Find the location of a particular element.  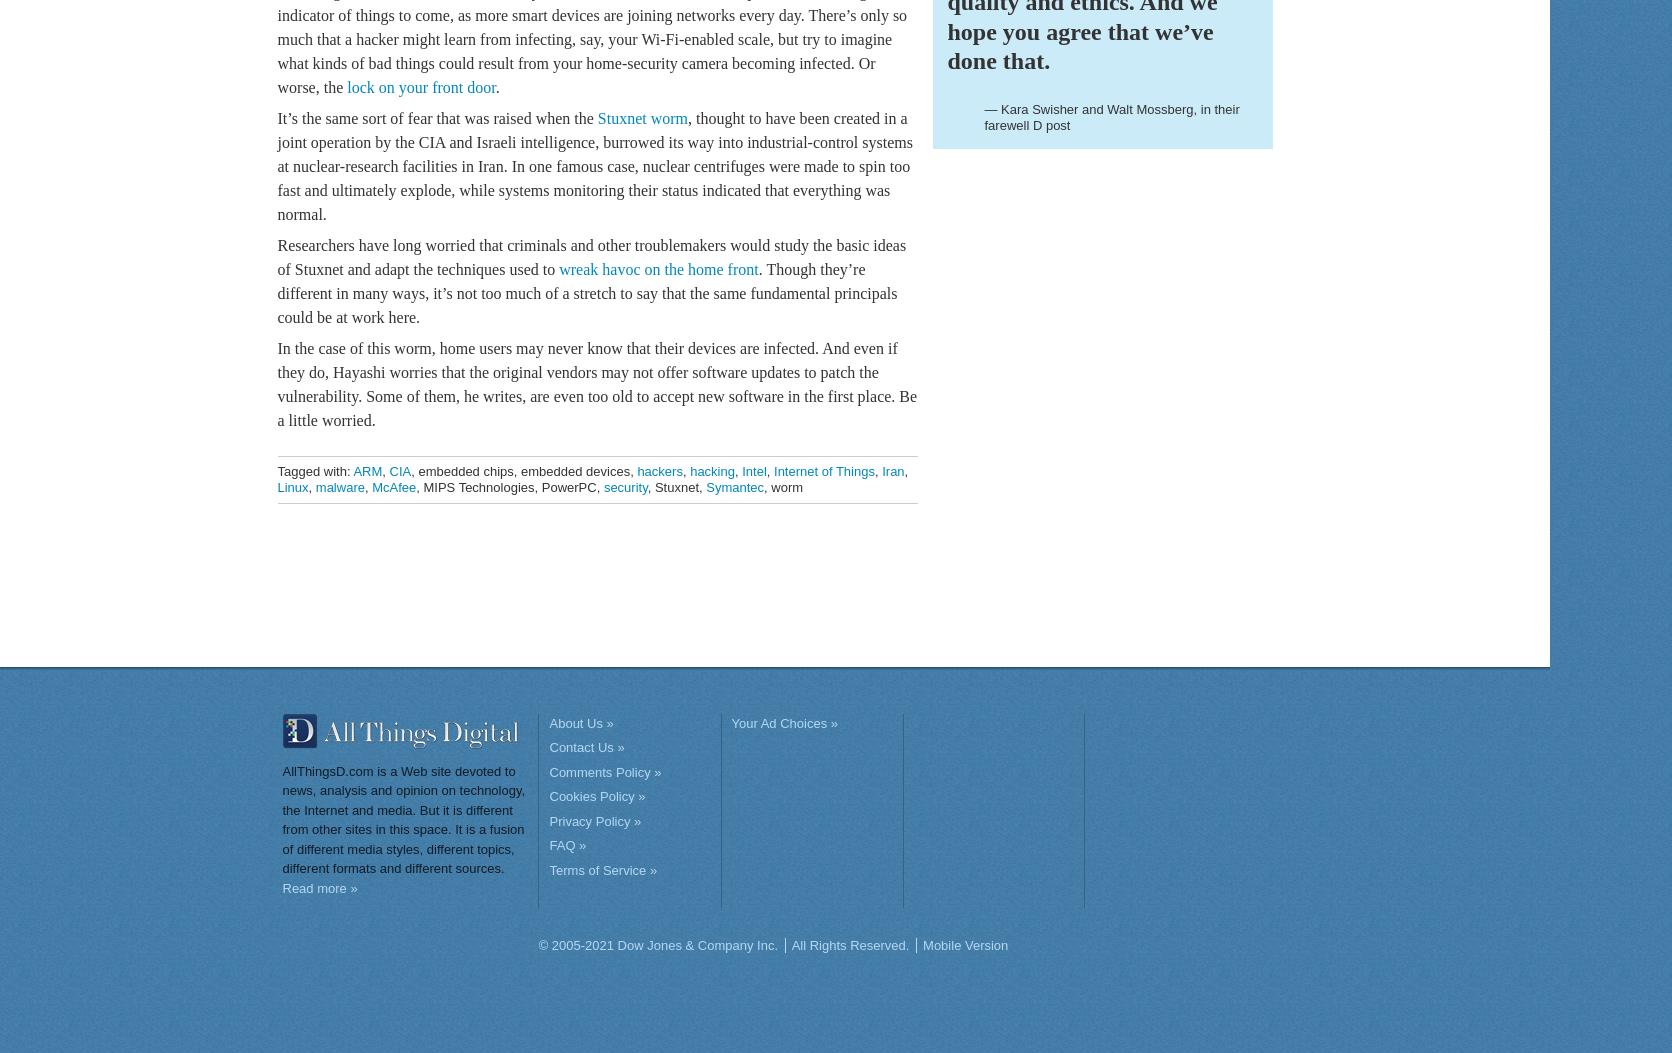

'Contact Us »' is located at coordinates (585, 746).